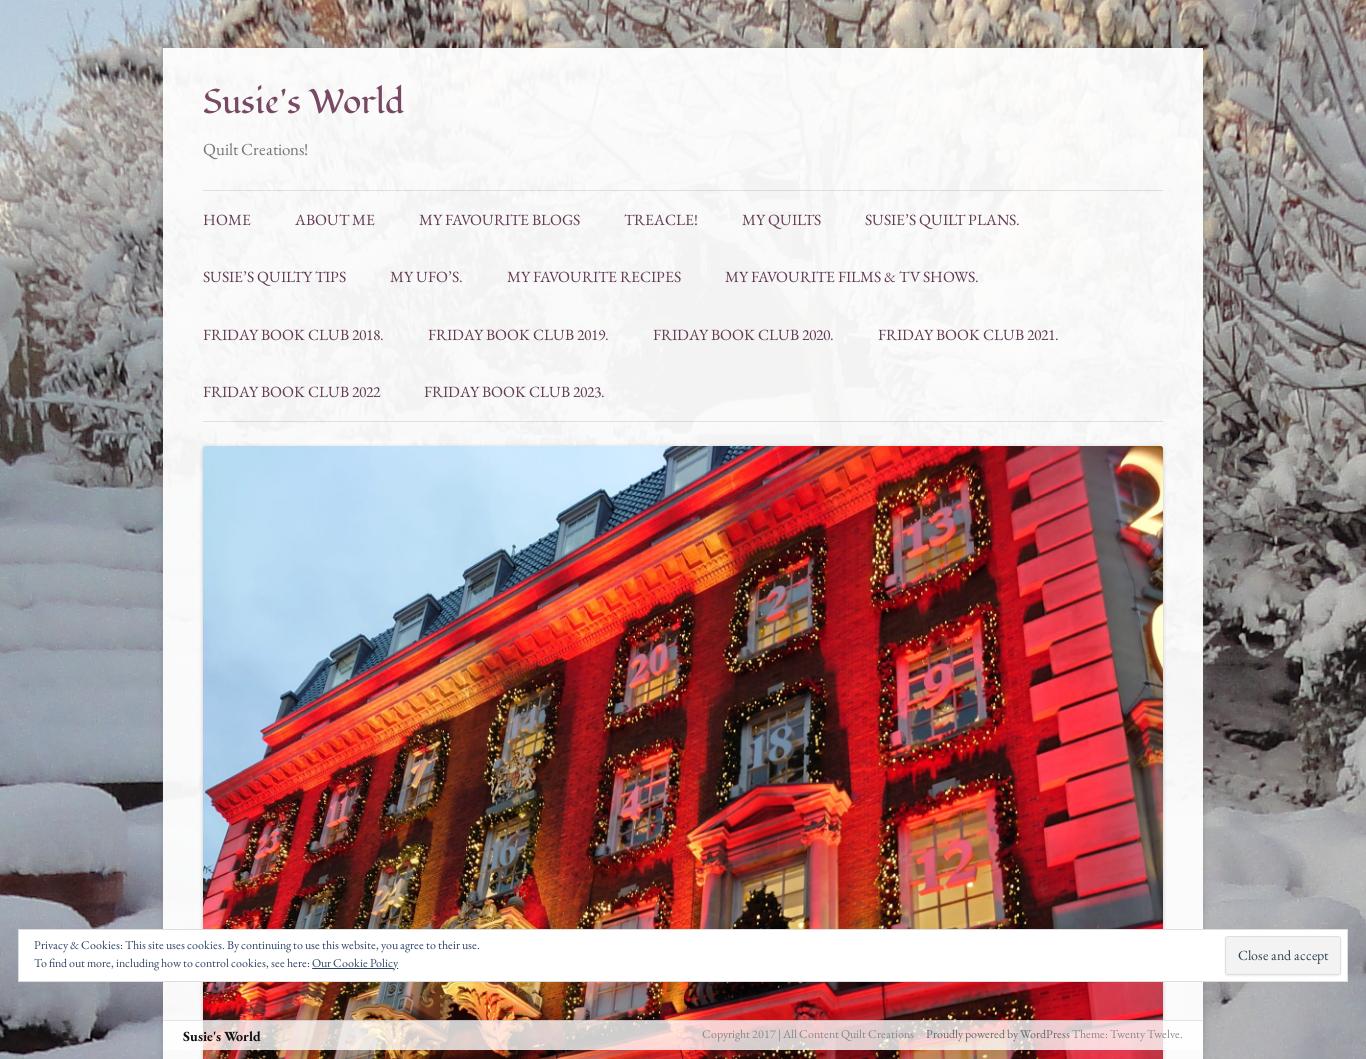 The image size is (1366, 1059). Describe the element at coordinates (514, 390) in the screenshot. I see `'Friday Book Club 2023.'` at that location.